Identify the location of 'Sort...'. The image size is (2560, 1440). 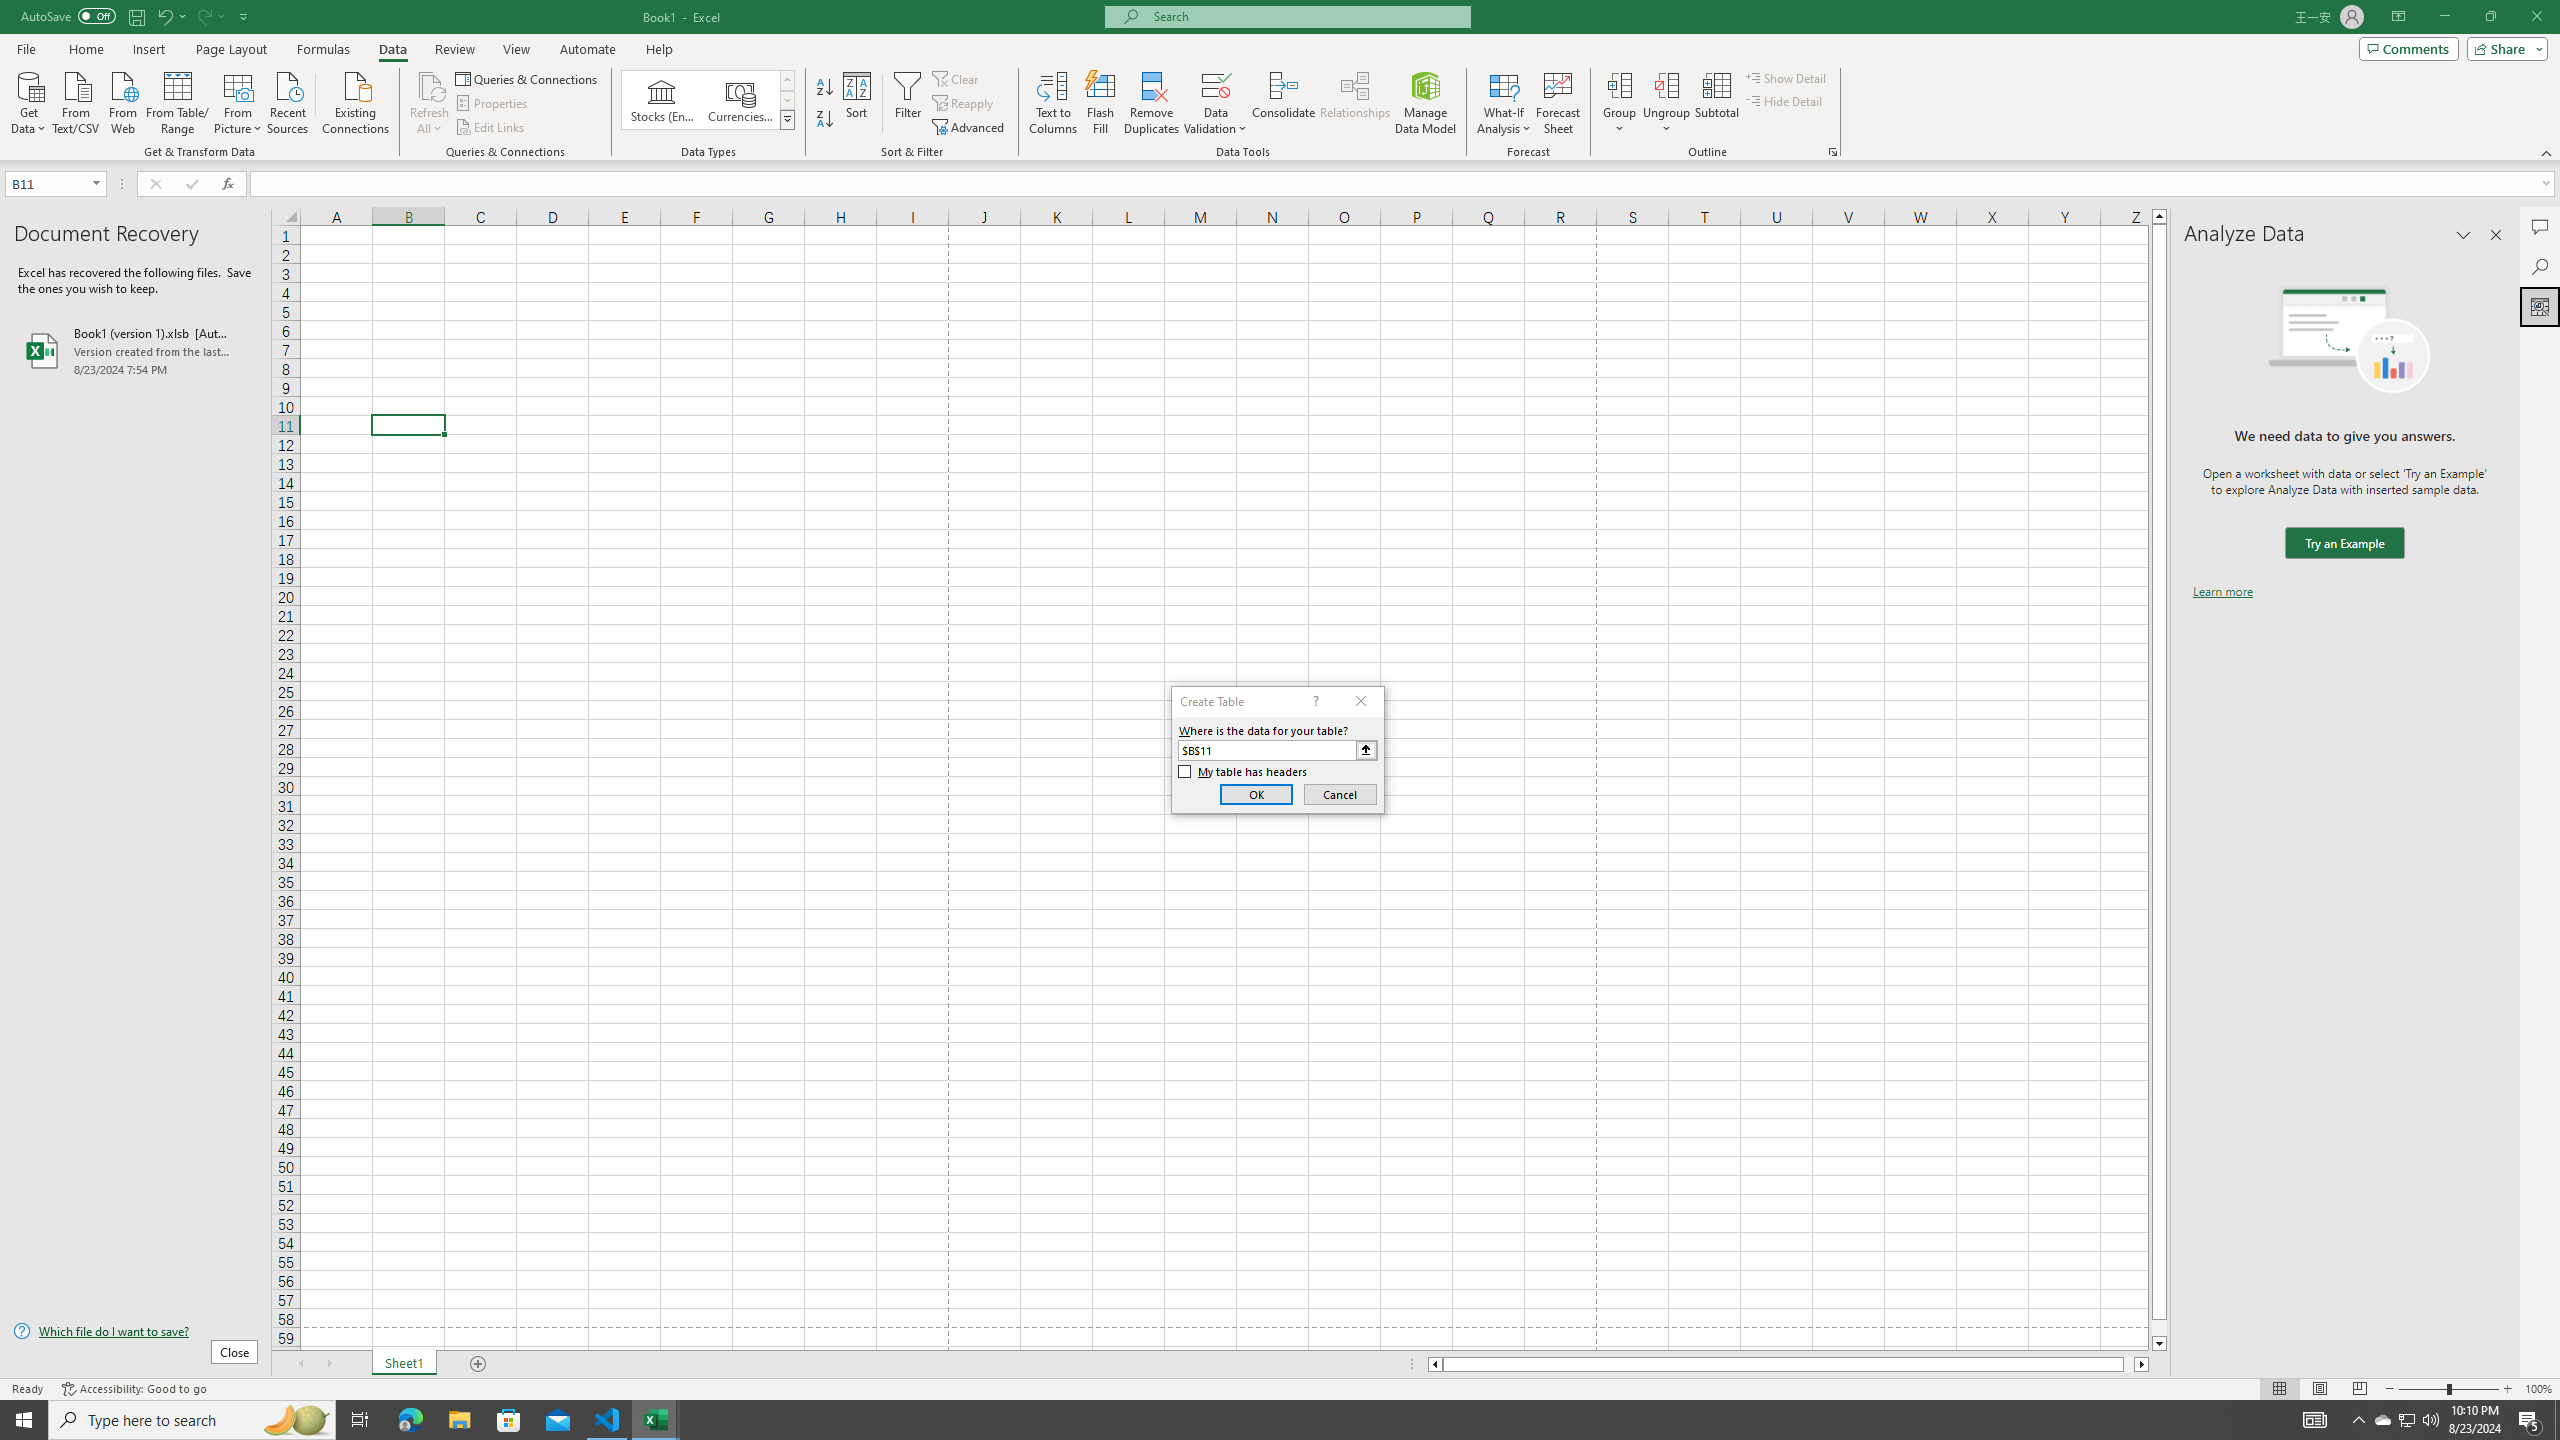
(856, 103).